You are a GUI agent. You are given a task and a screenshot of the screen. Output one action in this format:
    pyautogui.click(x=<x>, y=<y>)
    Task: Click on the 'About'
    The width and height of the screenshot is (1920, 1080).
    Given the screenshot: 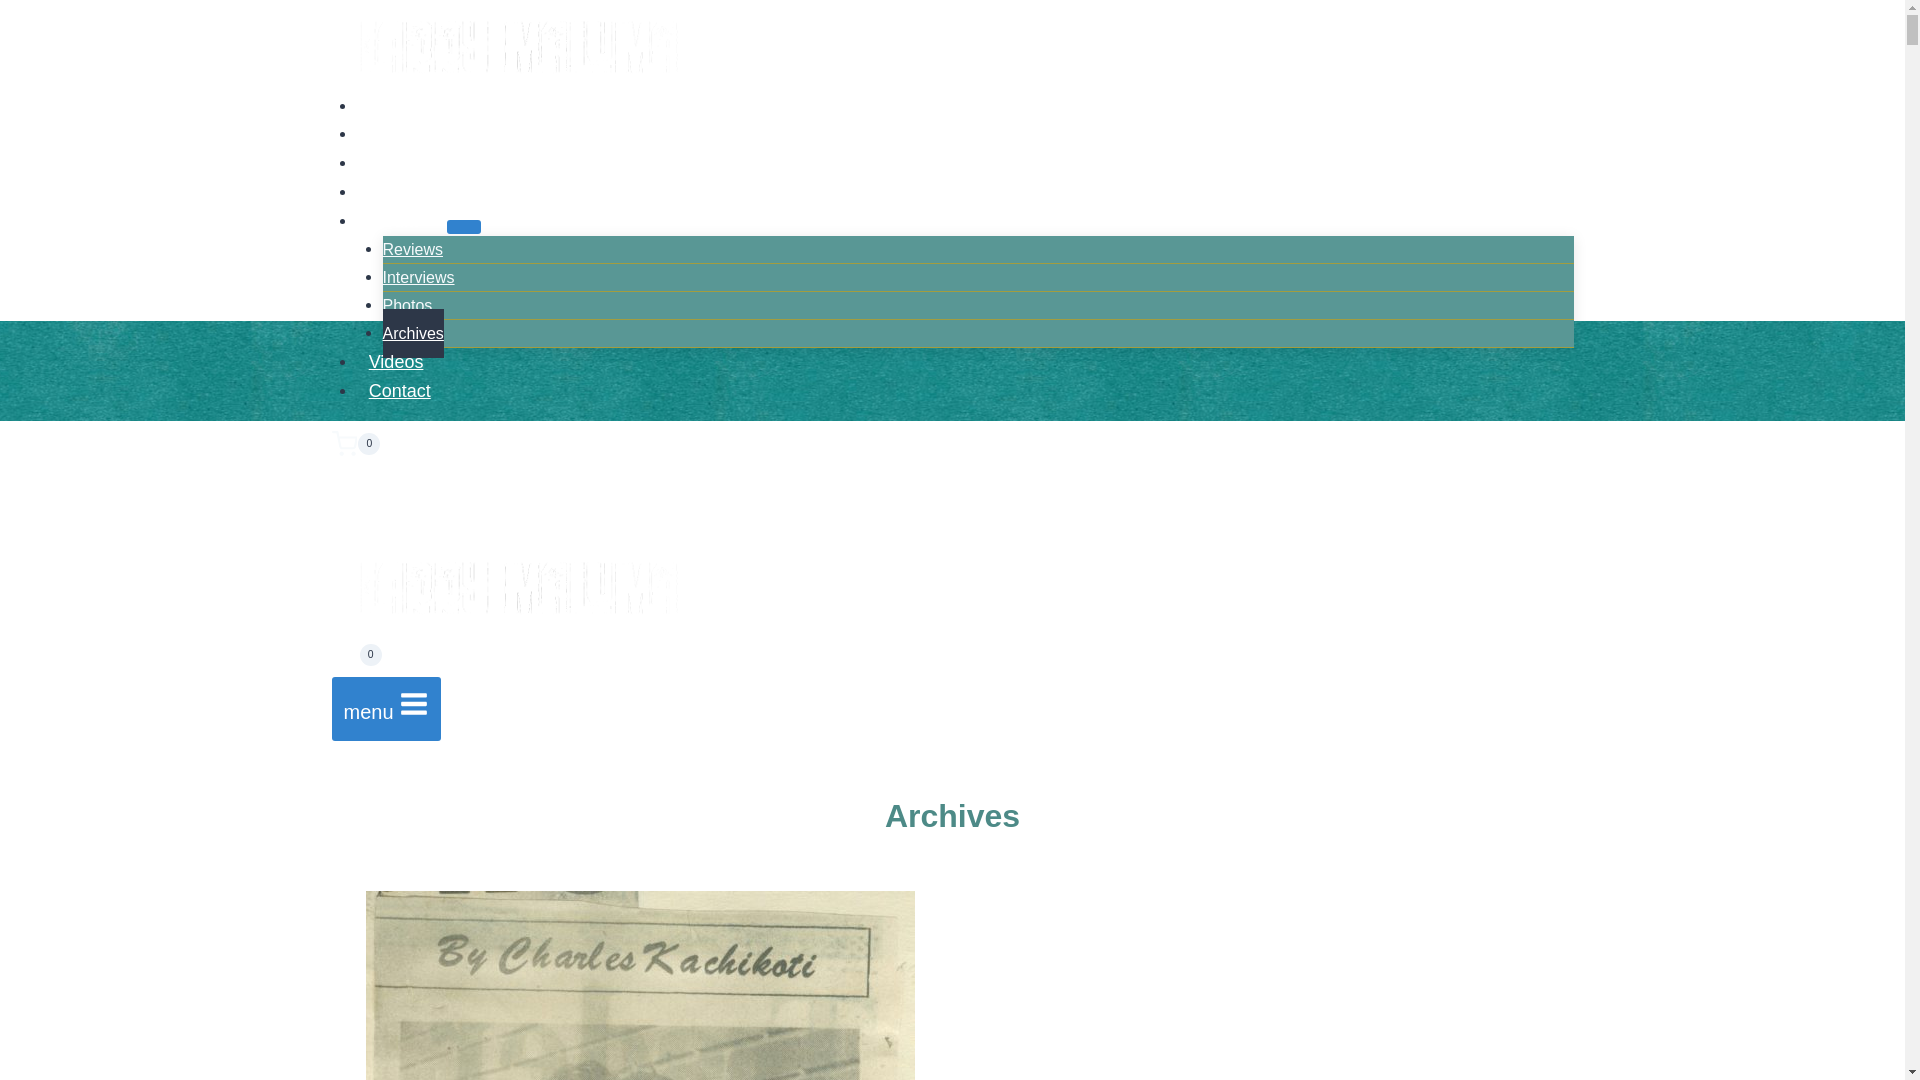 What is the action you would take?
    pyautogui.click(x=392, y=134)
    